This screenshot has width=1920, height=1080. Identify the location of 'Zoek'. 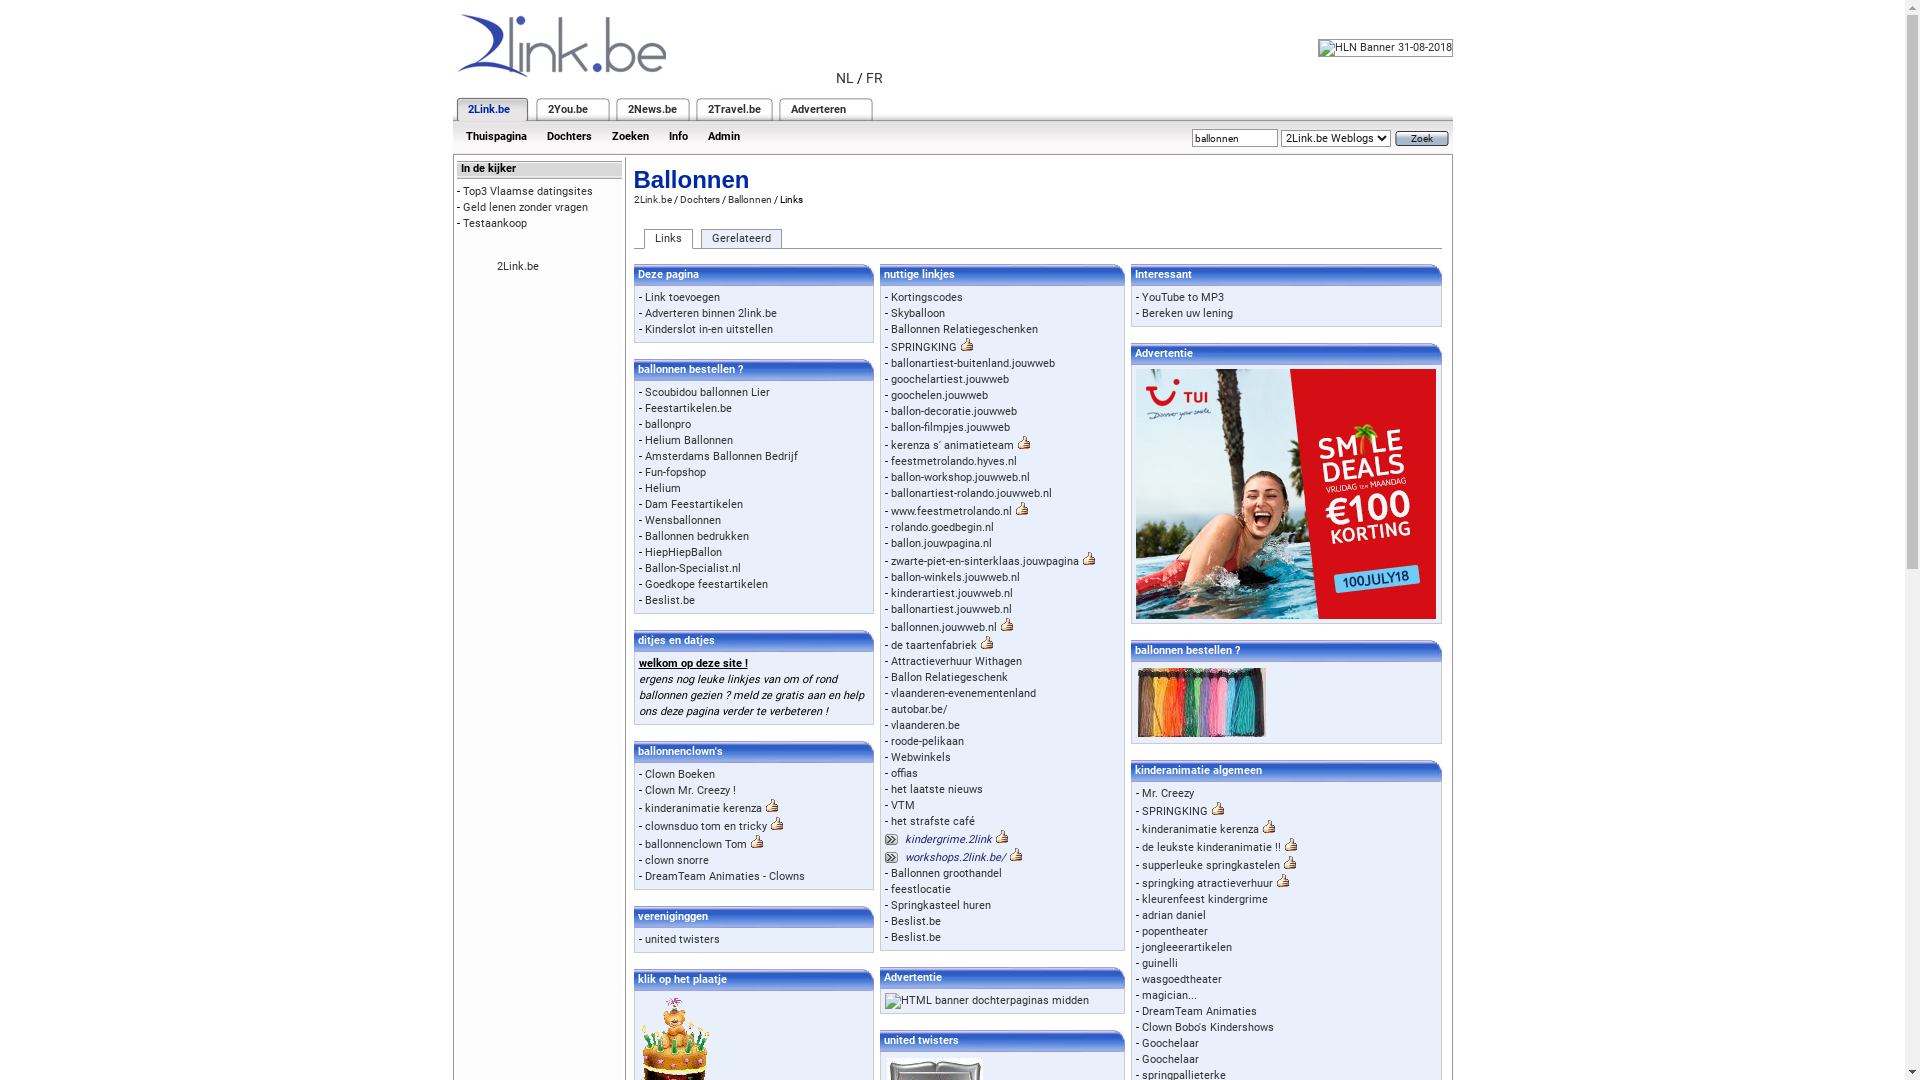
(1419, 136).